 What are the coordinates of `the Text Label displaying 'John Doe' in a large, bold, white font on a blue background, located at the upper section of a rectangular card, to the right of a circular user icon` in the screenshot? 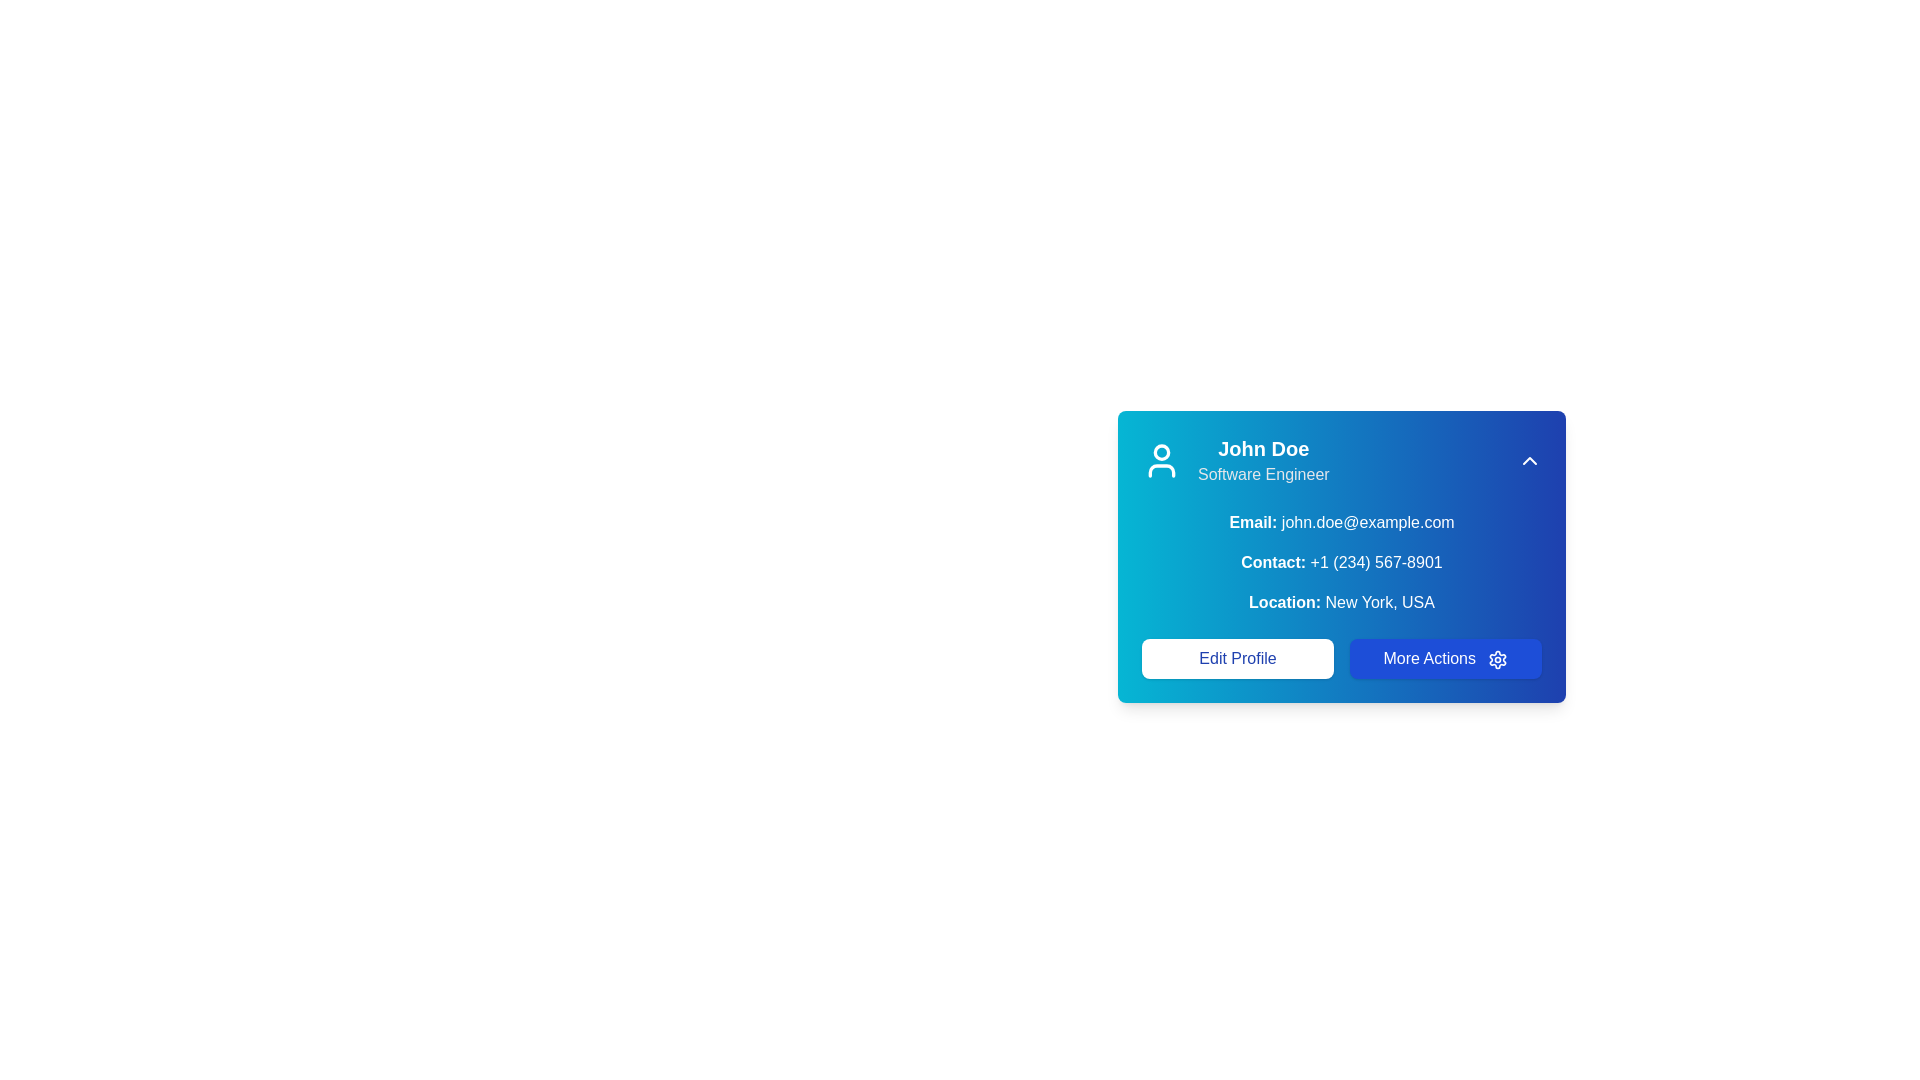 It's located at (1262, 447).